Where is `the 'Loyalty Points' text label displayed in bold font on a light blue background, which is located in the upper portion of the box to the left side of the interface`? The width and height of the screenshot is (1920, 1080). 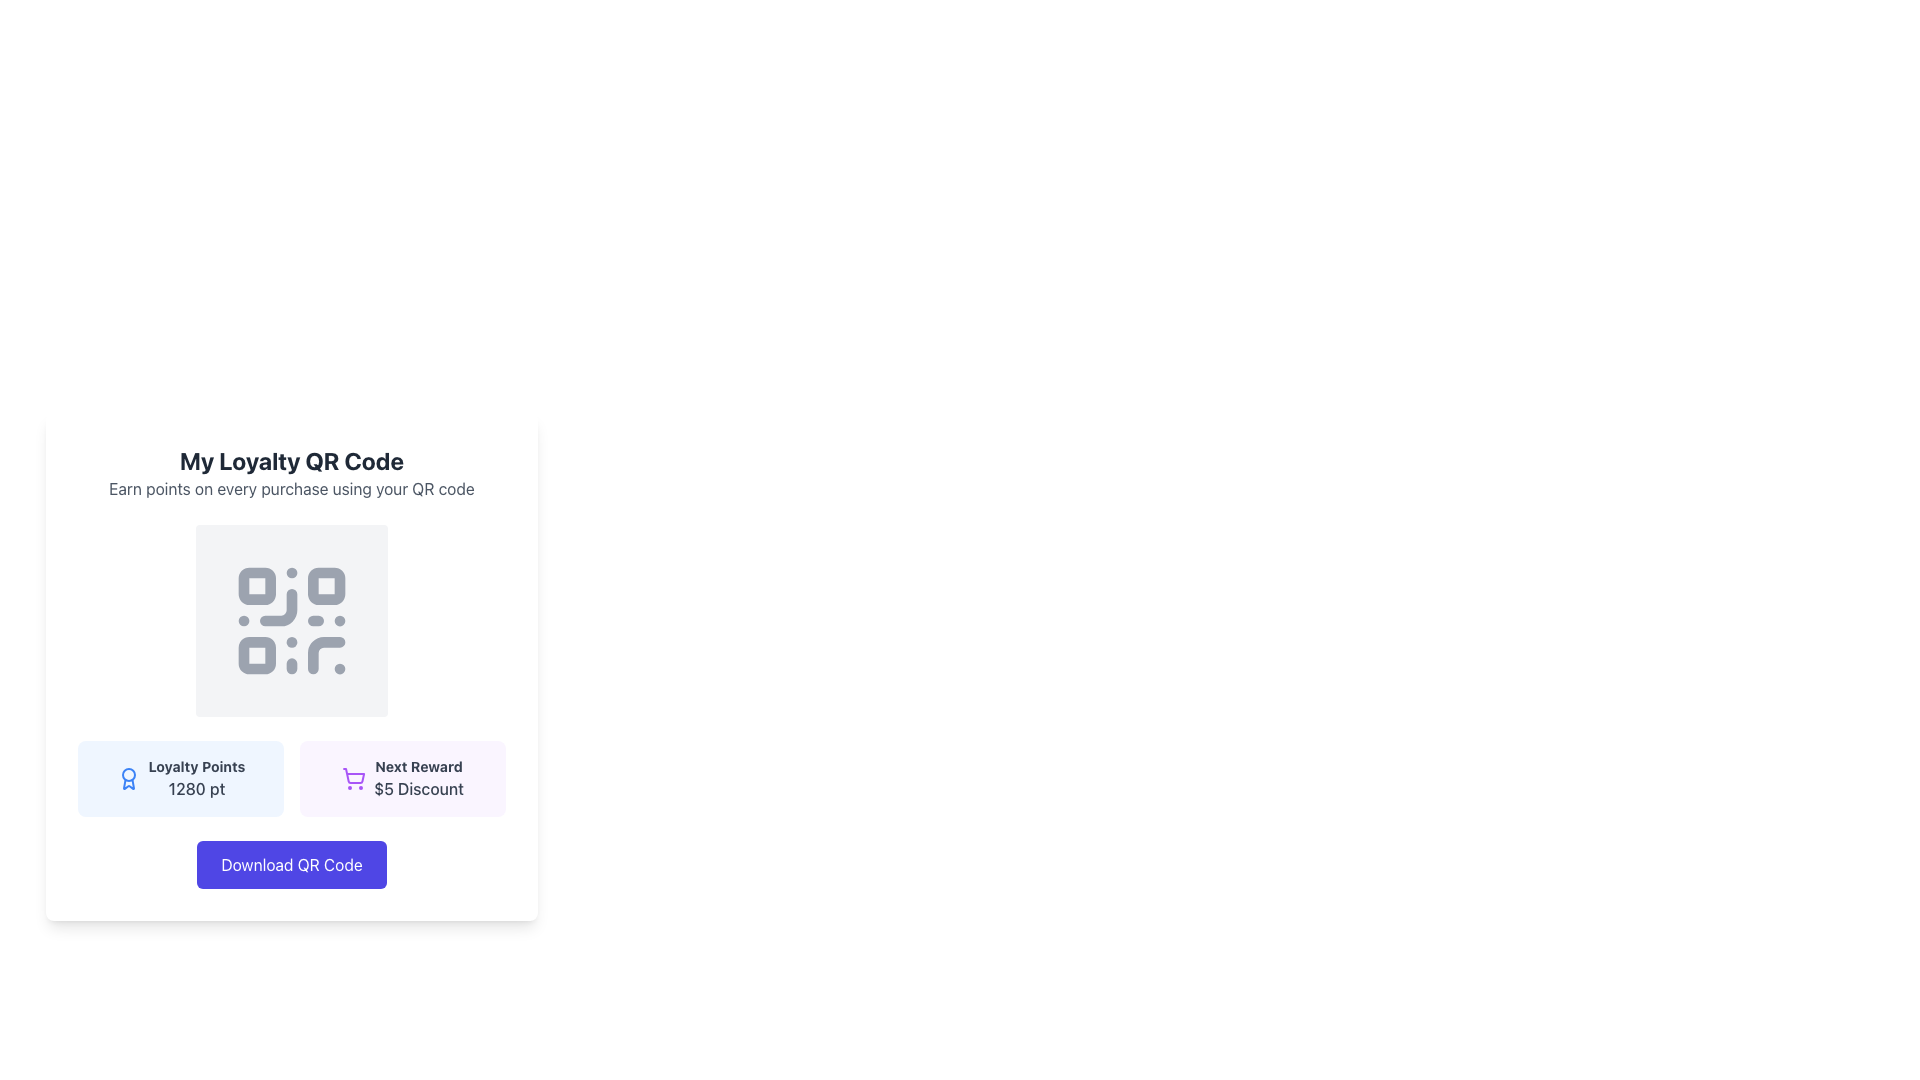 the 'Loyalty Points' text label displayed in bold font on a light blue background, which is located in the upper portion of the box to the left side of the interface is located at coordinates (196, 766).